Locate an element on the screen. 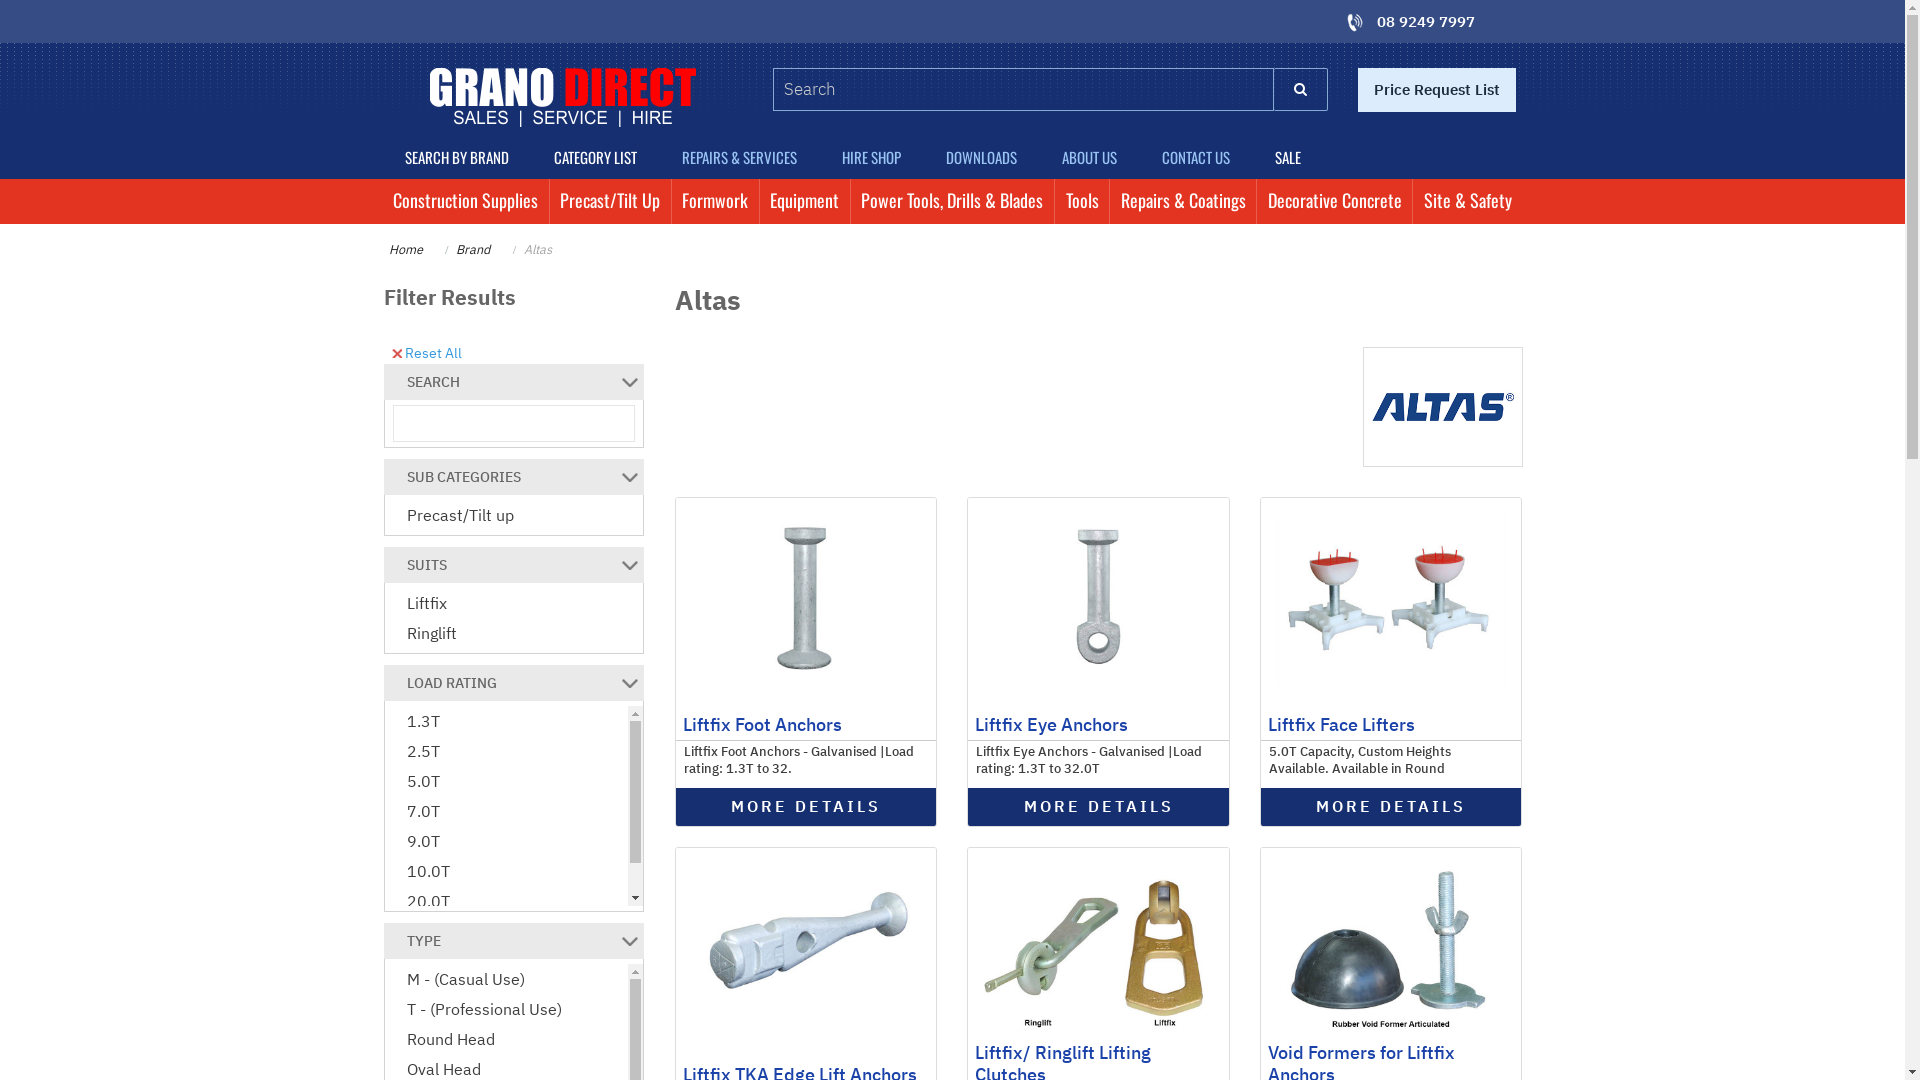 The height and width of the screenshot is (1080, 1920). 'ABOUT US' is located at coordinates (1088, 157).